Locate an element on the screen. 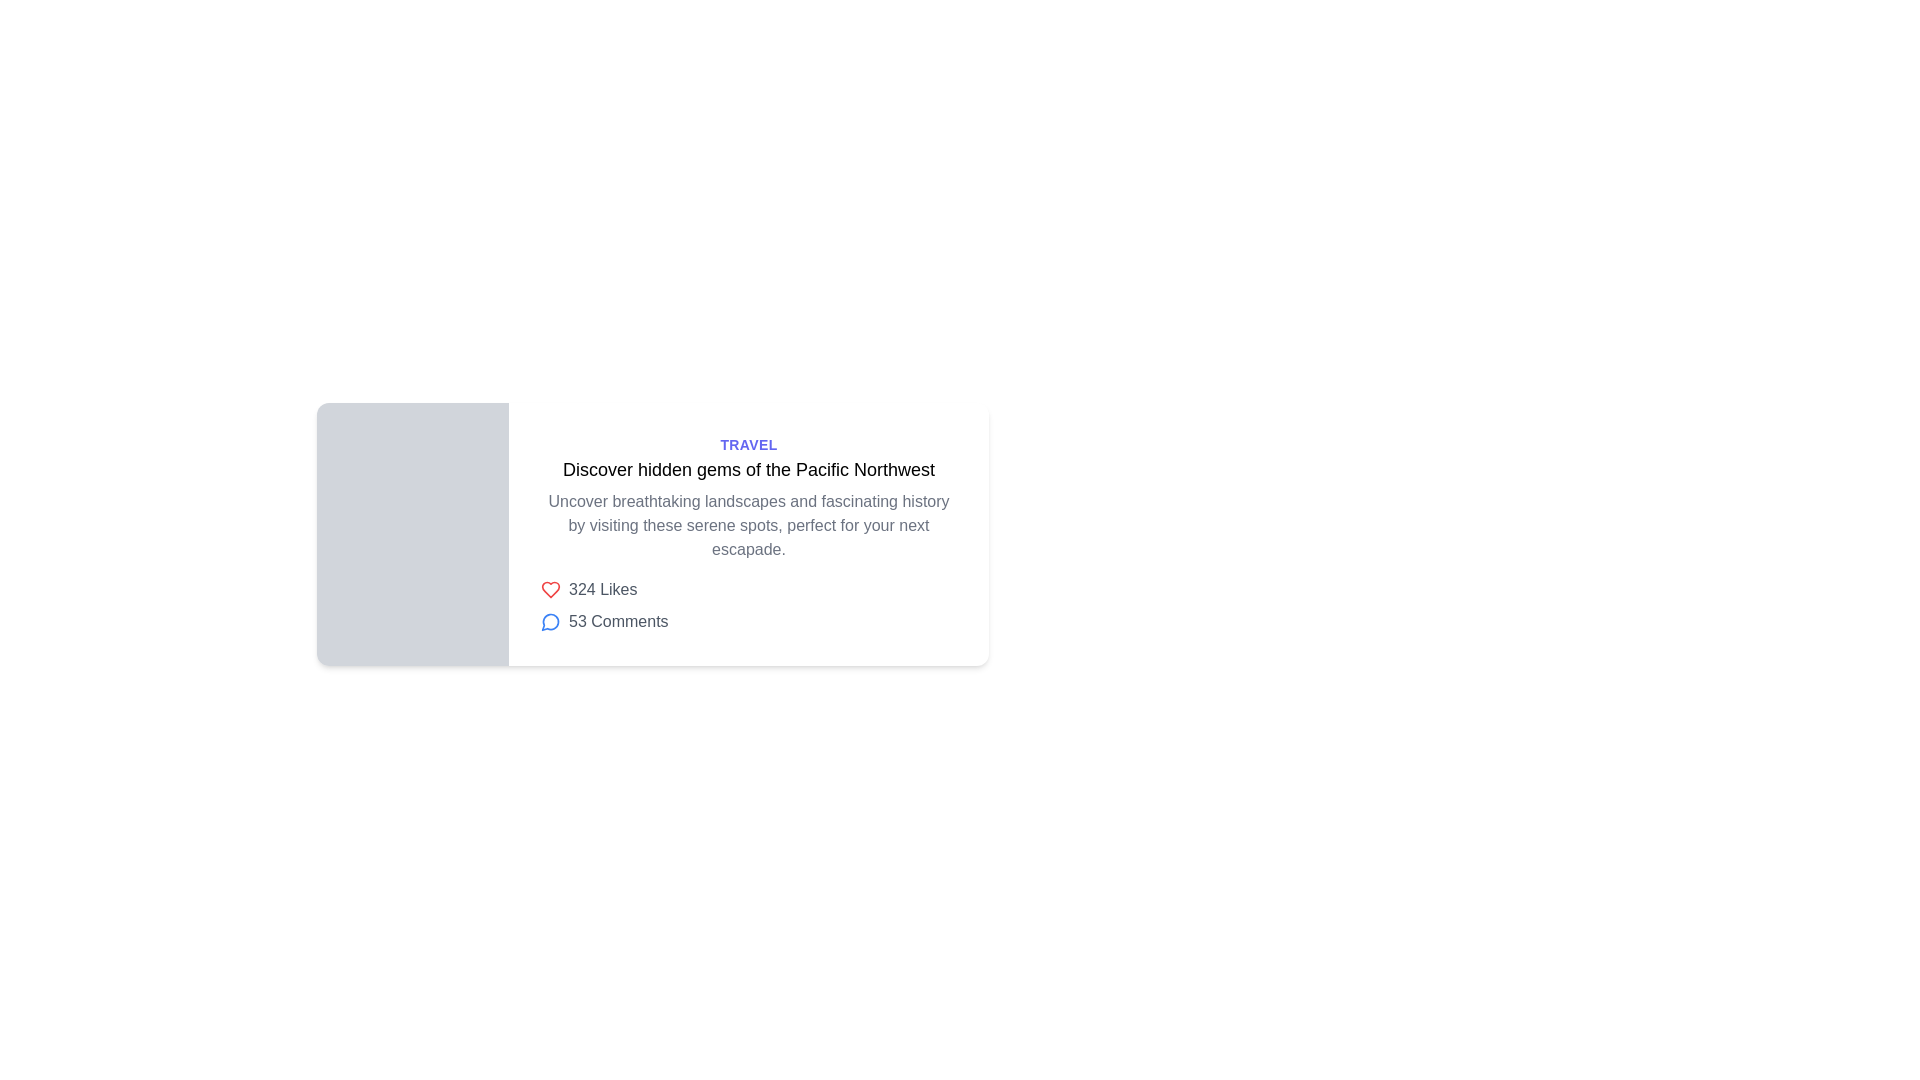 This screenshot has height=1080, width=1920. the heart icon, which serves as an interactive indicator for liking content, located in the lower section of a content card is located at coordinates (551, 588).